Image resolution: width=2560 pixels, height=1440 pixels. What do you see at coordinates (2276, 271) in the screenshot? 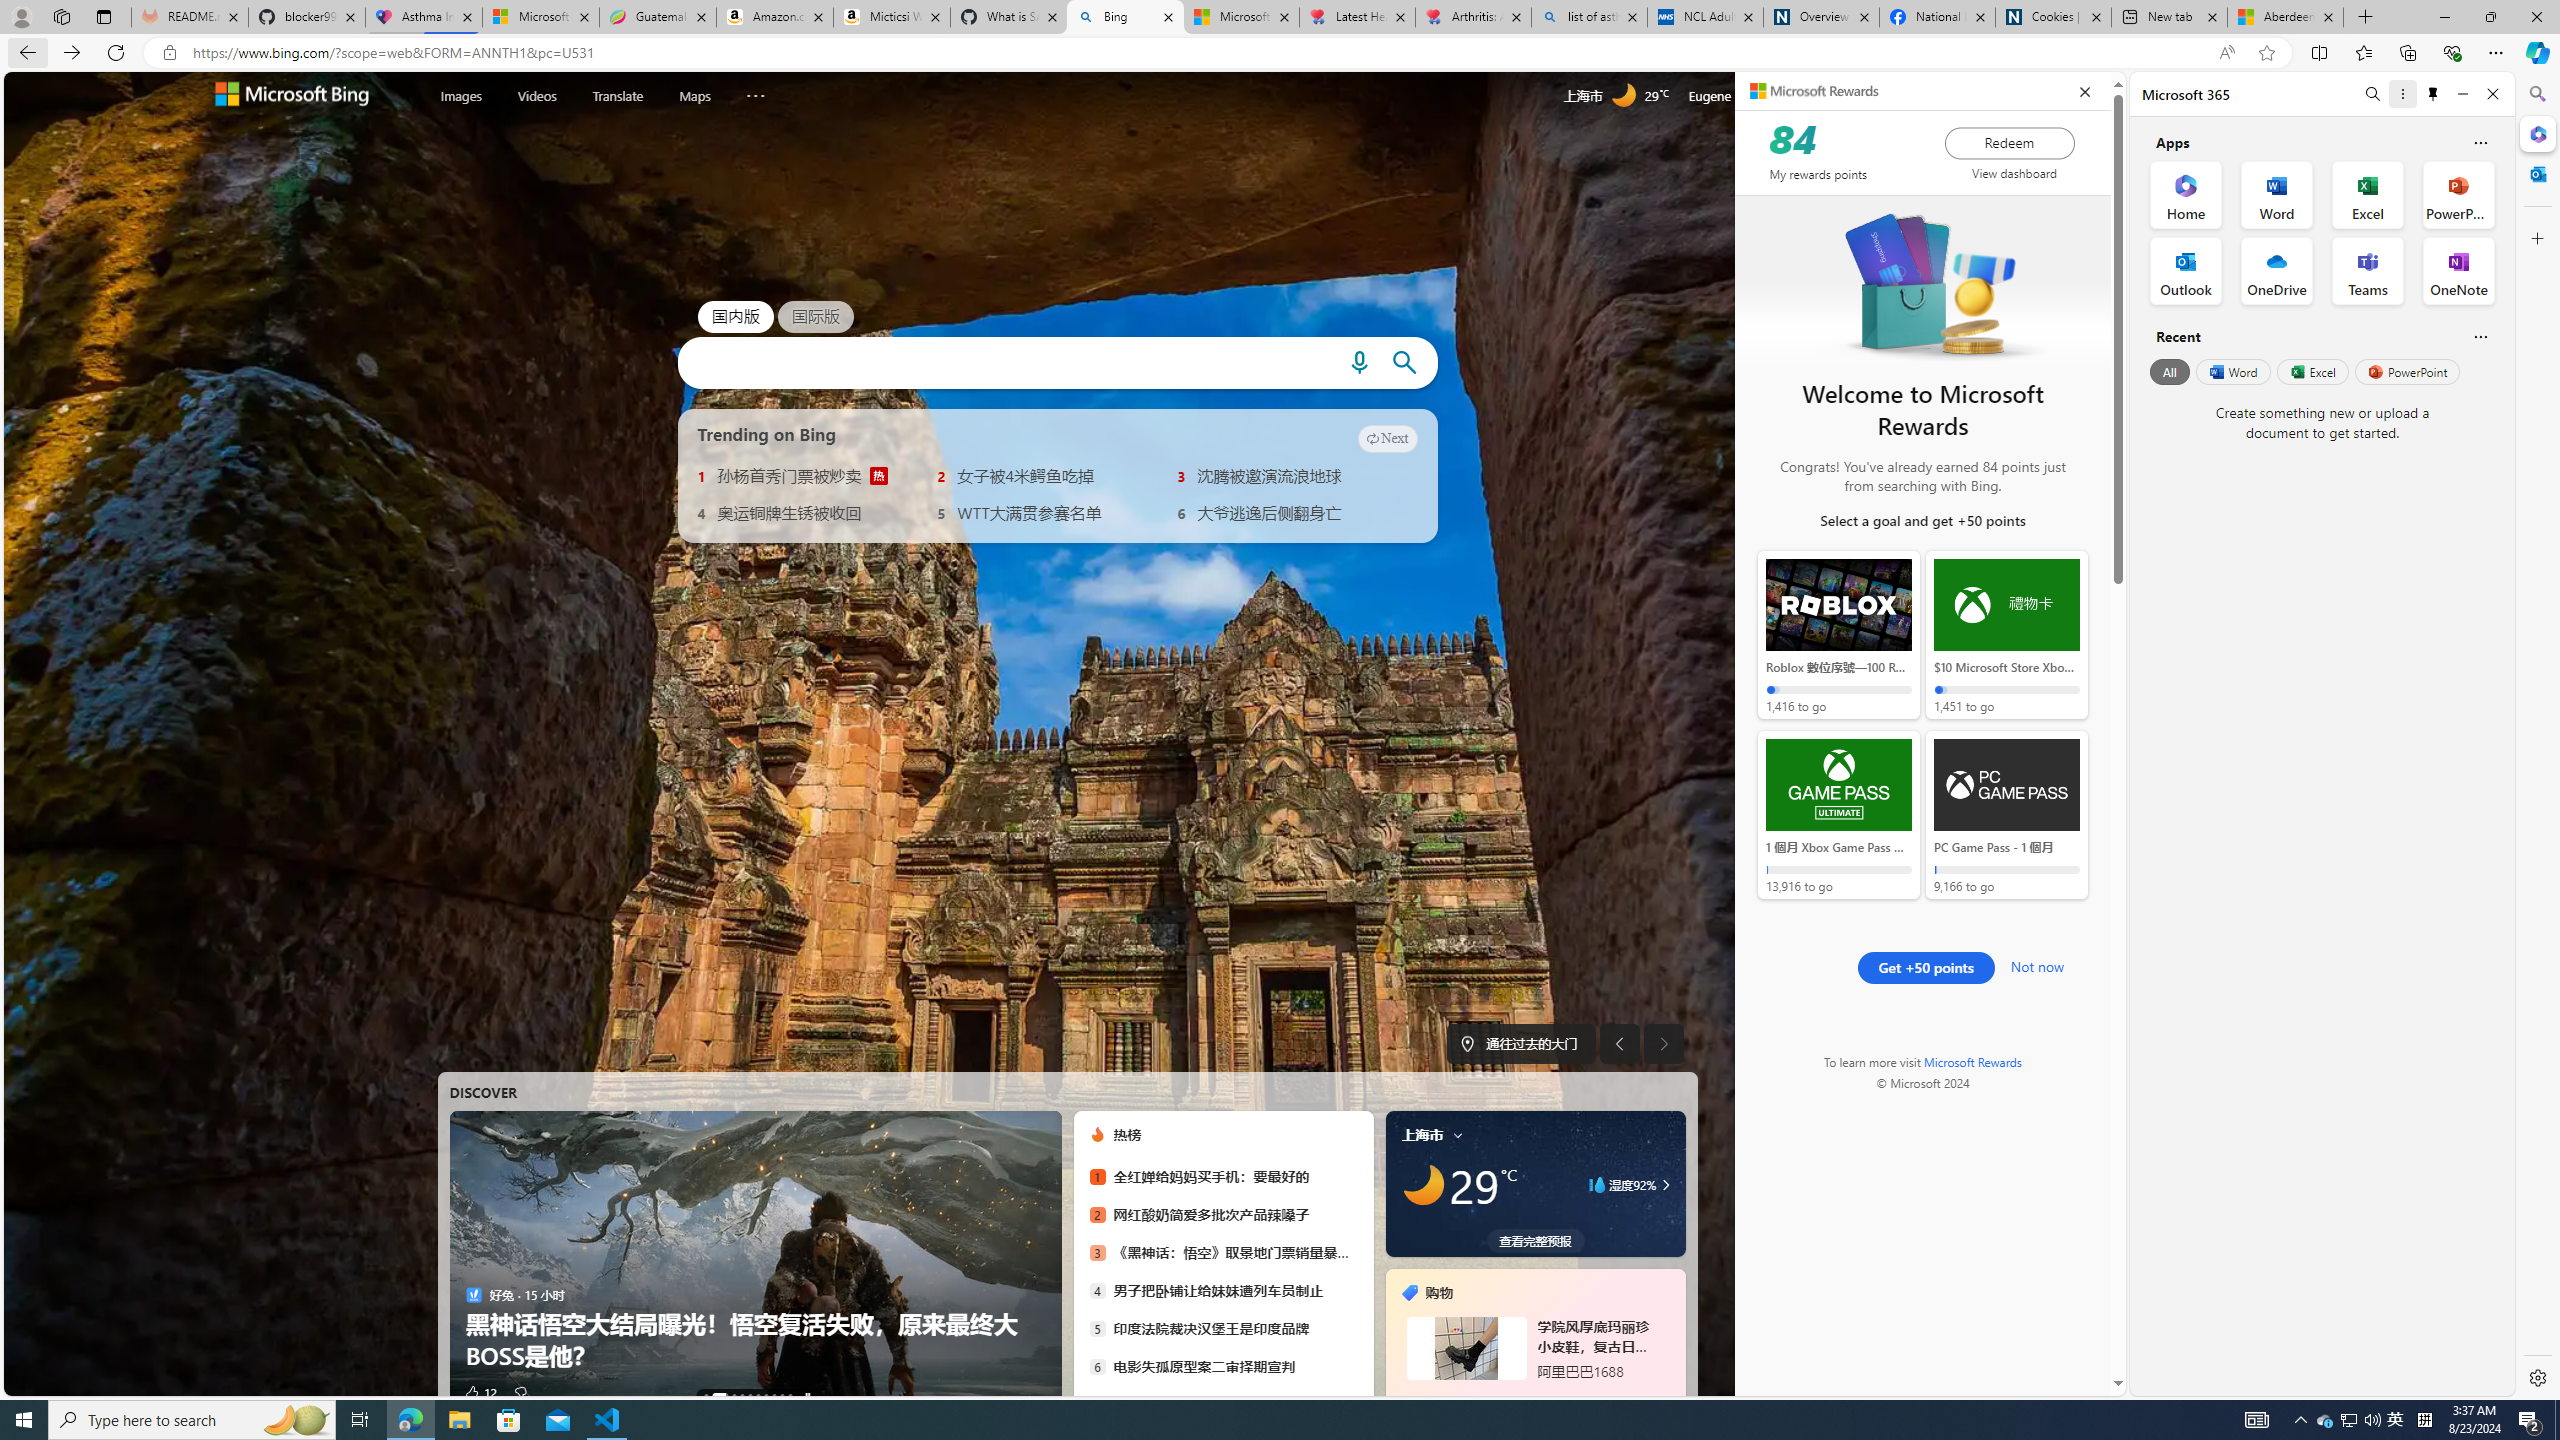
I see `'OneDrive Office App'` at bounding box center [2276, 271].